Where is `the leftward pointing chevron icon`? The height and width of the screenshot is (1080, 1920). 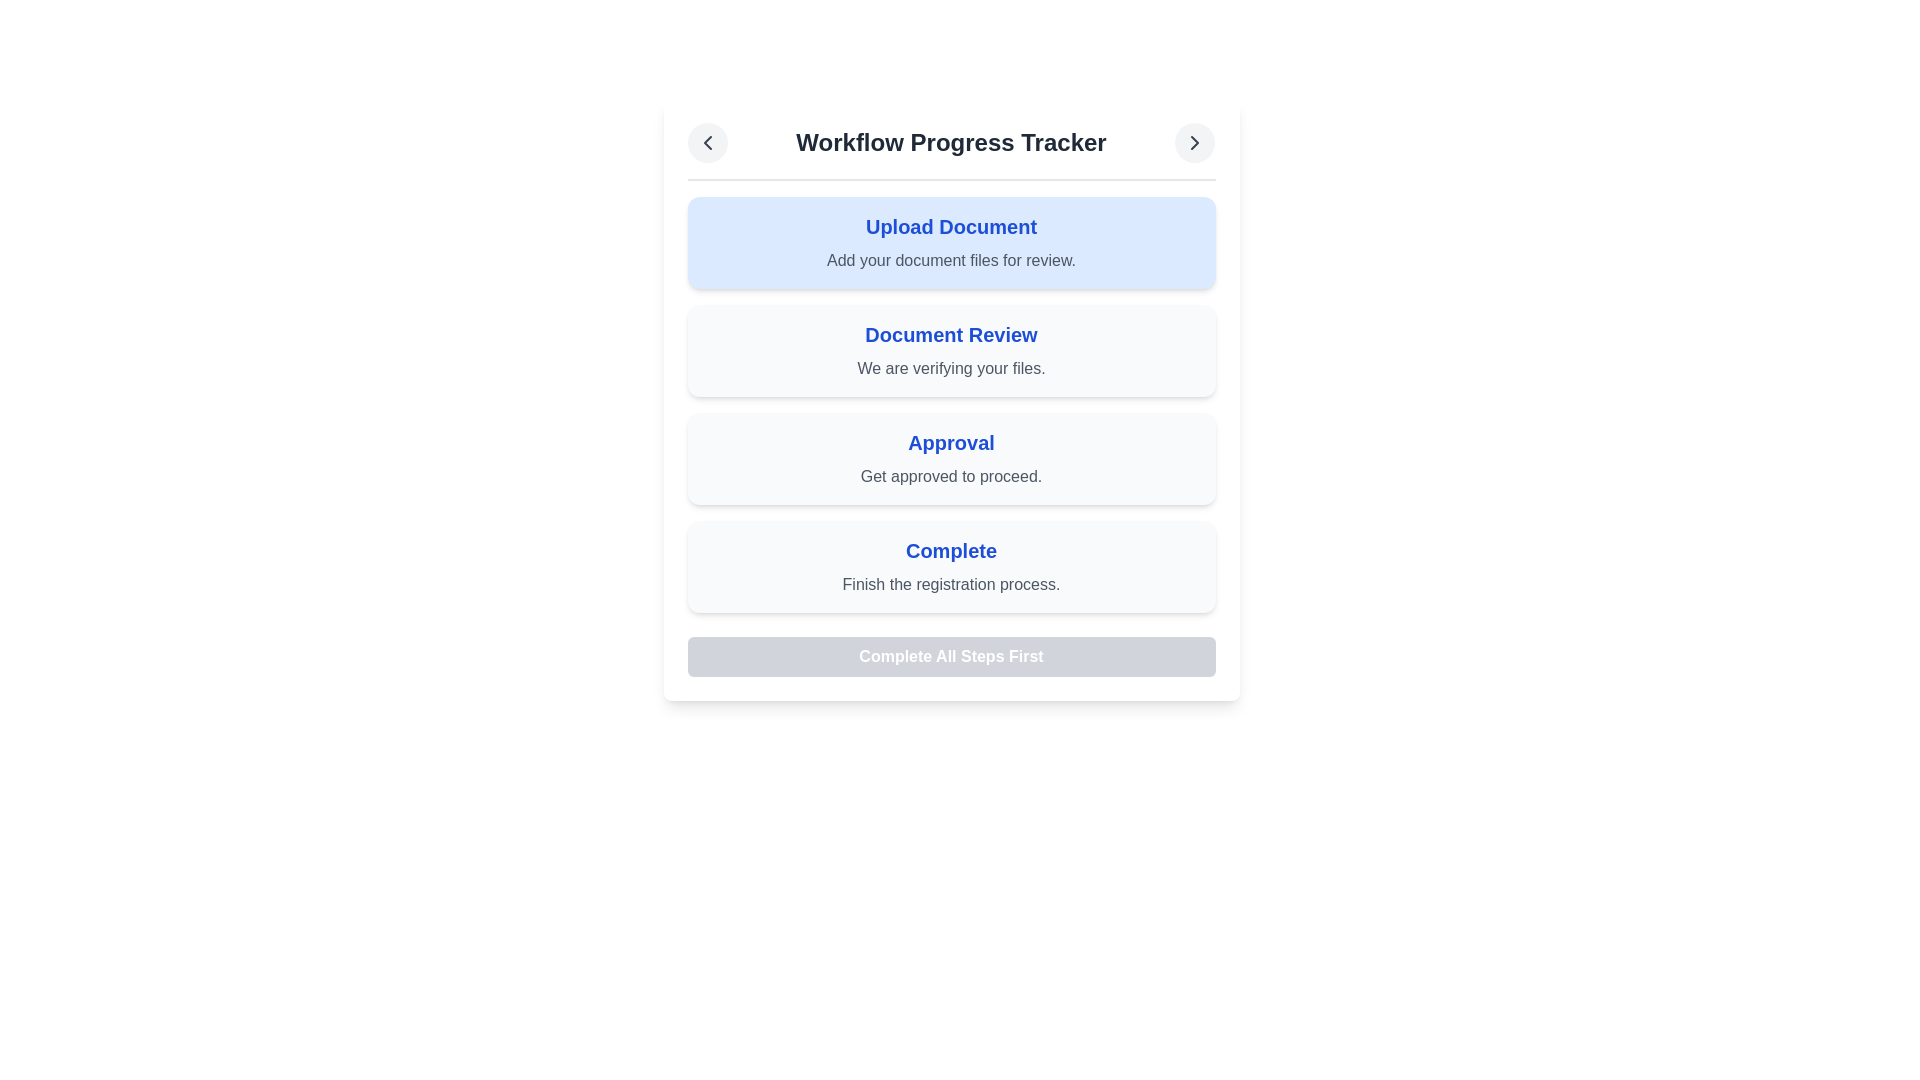 the leftward pointing chevron icon is located at coordinates (707, 141).